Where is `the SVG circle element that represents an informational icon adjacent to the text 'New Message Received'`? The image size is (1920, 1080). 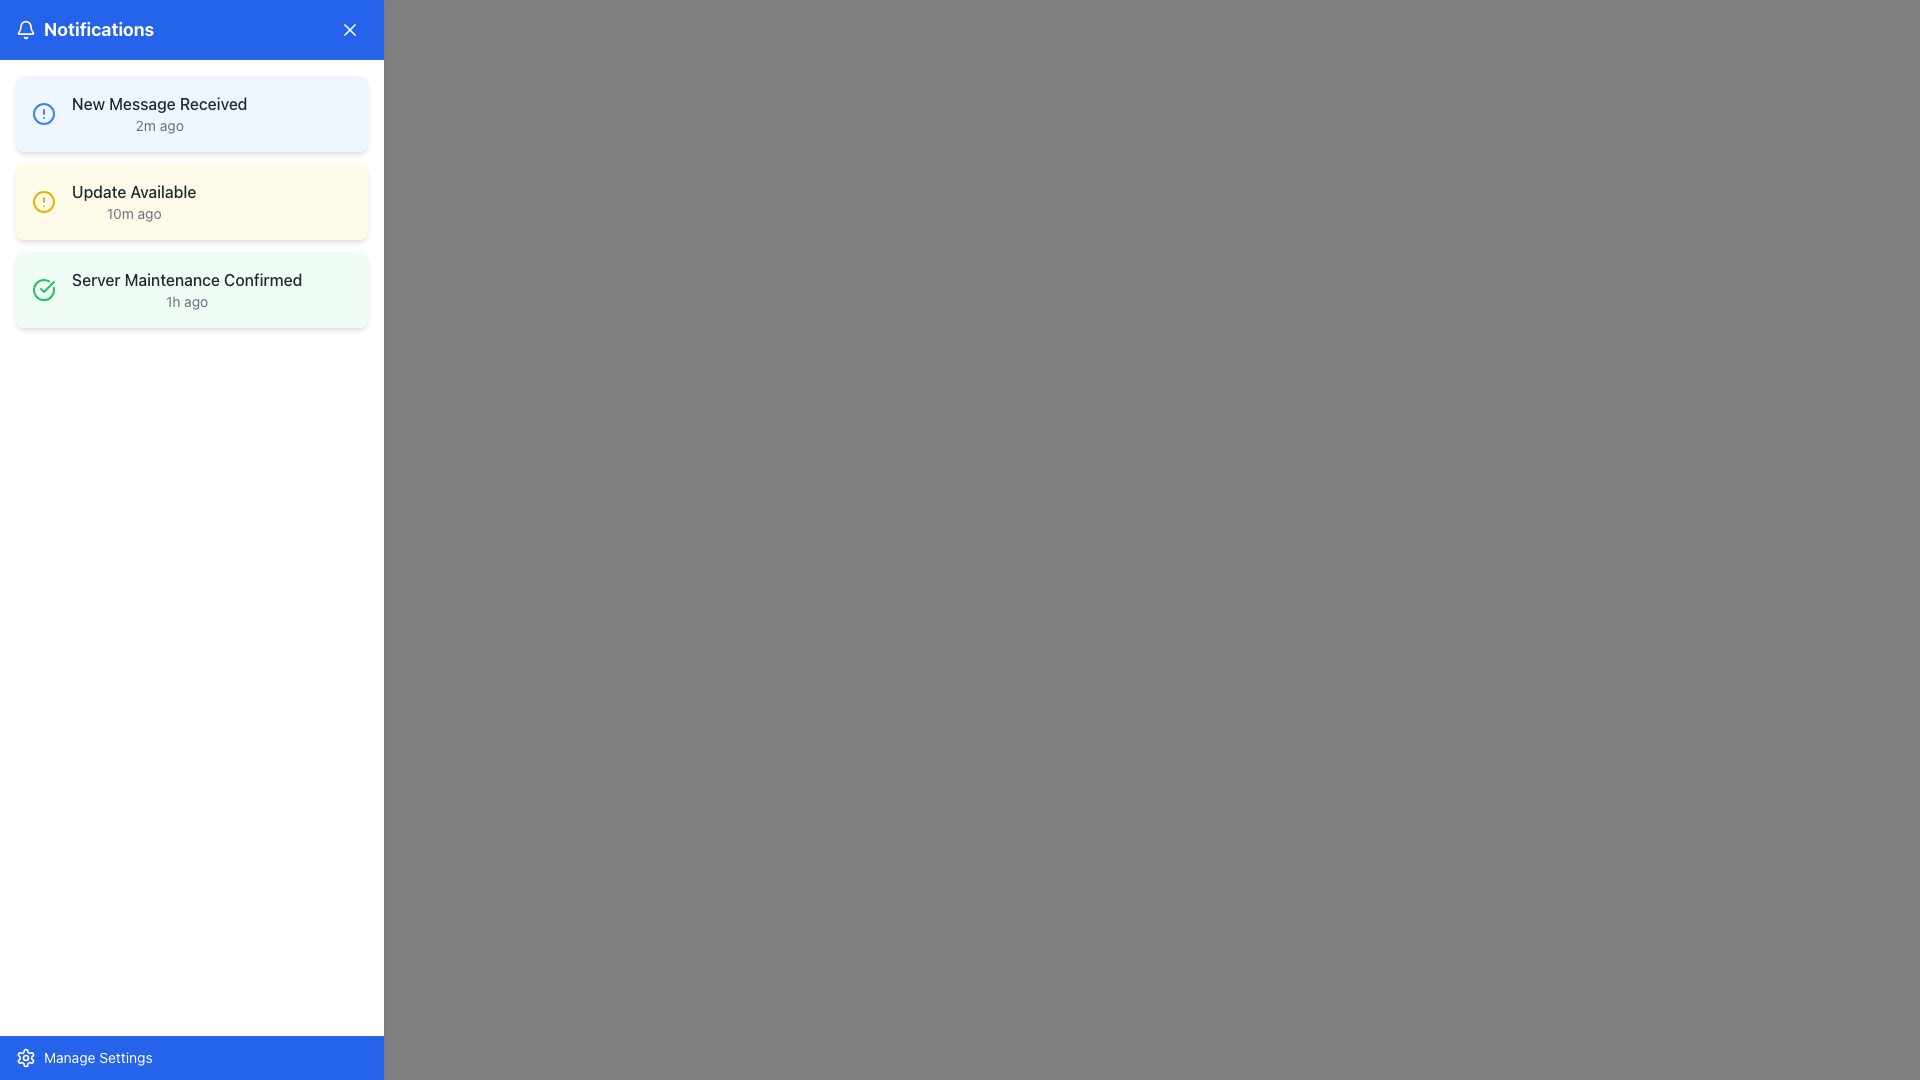 the SVG circle element that represents an informational icon adjacent to the text 'New Message Received' is located at coordinates (43, 114).